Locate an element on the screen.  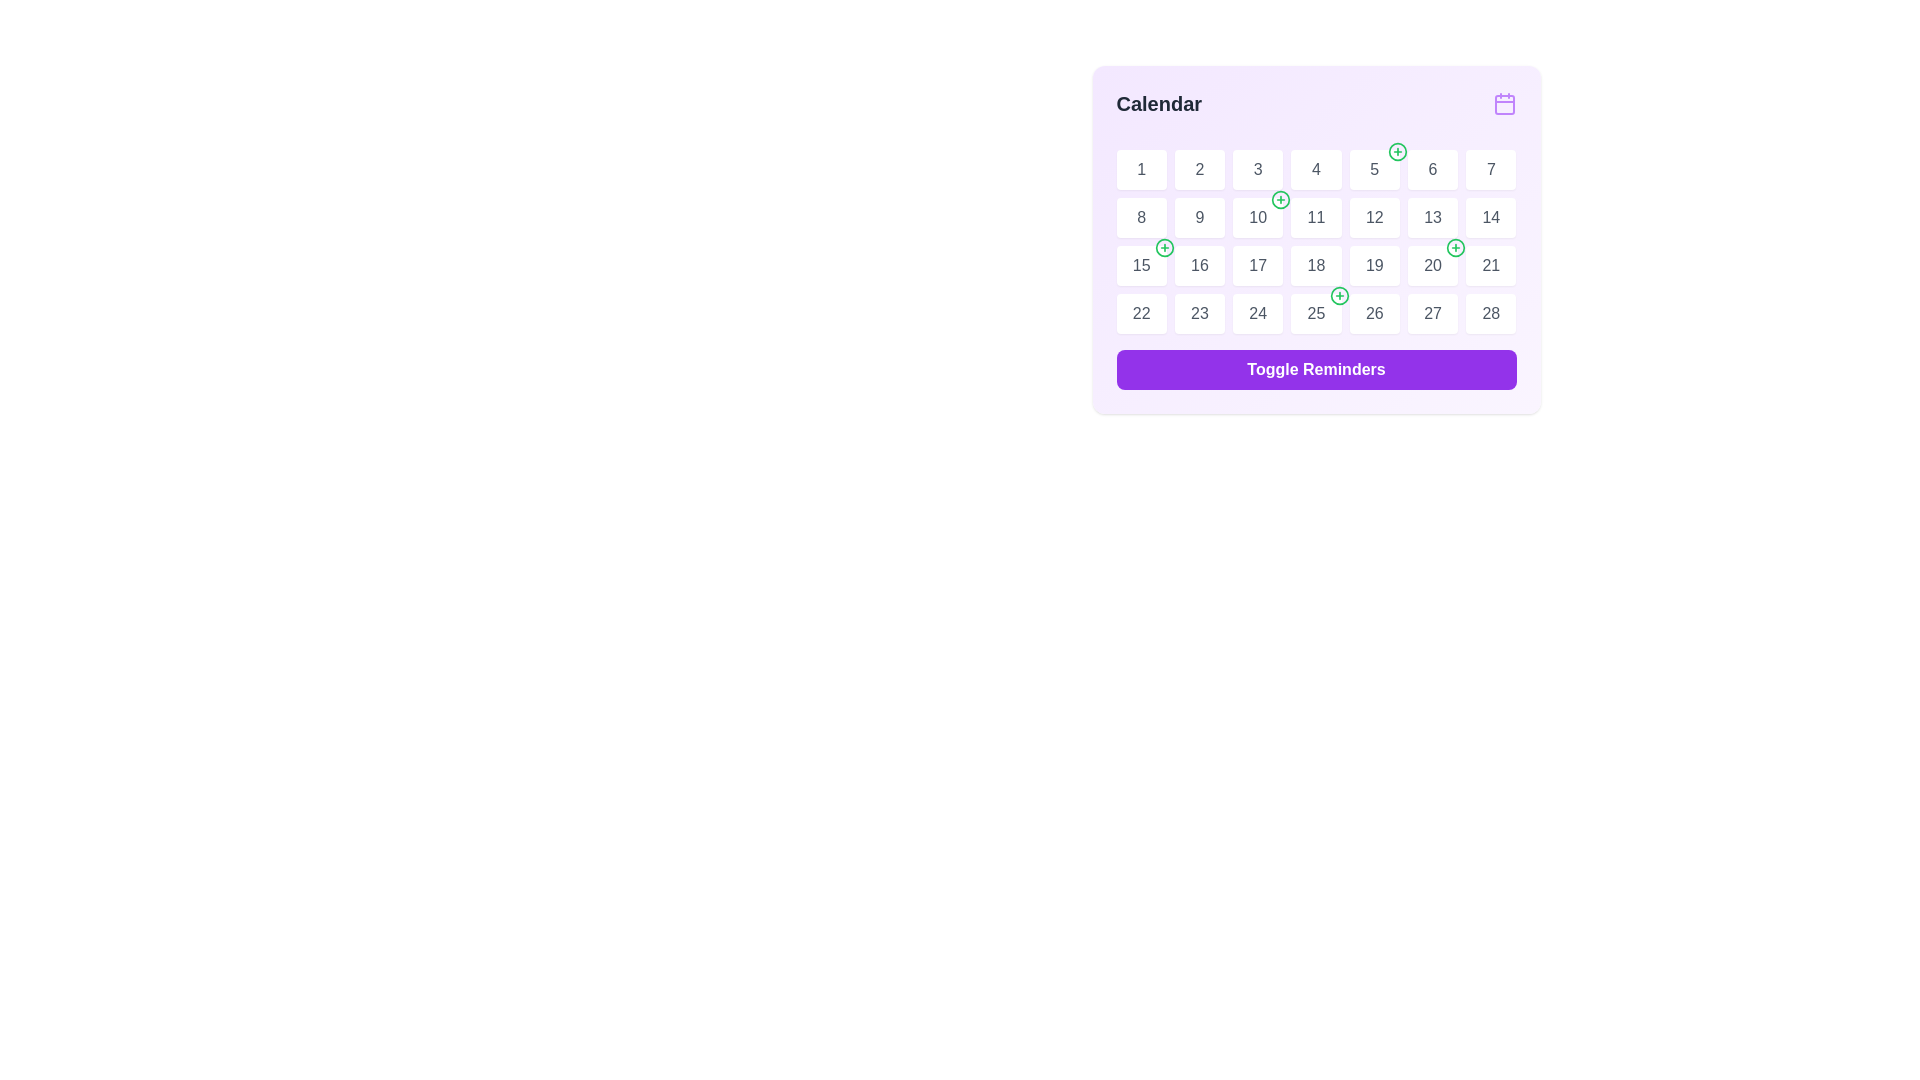
the label displaying the number '21' in the calendar grid, which is located in the third row and third column of the interface is located at coordinates (1491, 264).